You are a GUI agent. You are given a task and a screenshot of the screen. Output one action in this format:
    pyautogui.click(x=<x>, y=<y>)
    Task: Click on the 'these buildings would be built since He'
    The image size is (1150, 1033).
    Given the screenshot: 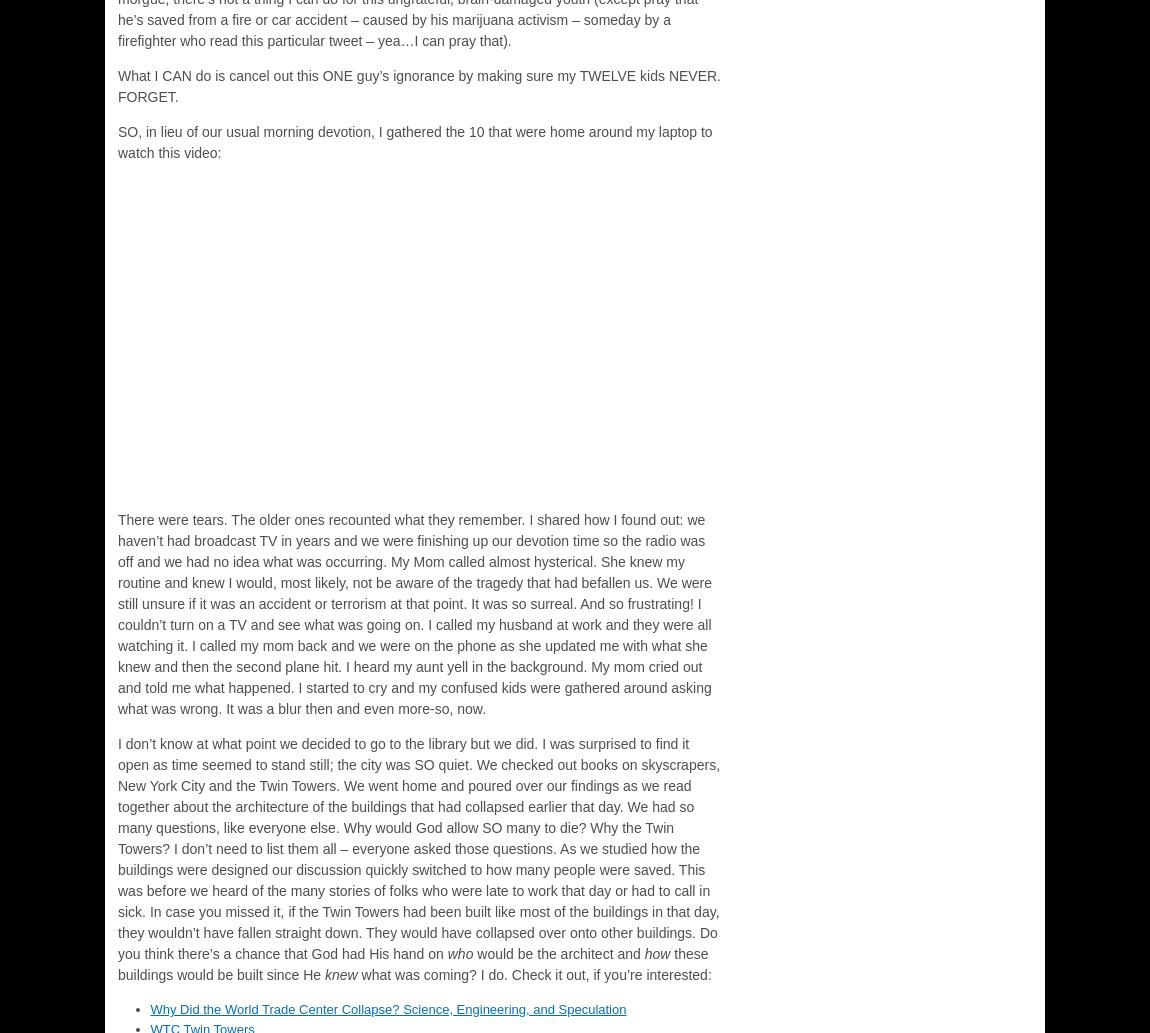 What is the action you would take?
    pyautogui.click(x=412, y=963)
    